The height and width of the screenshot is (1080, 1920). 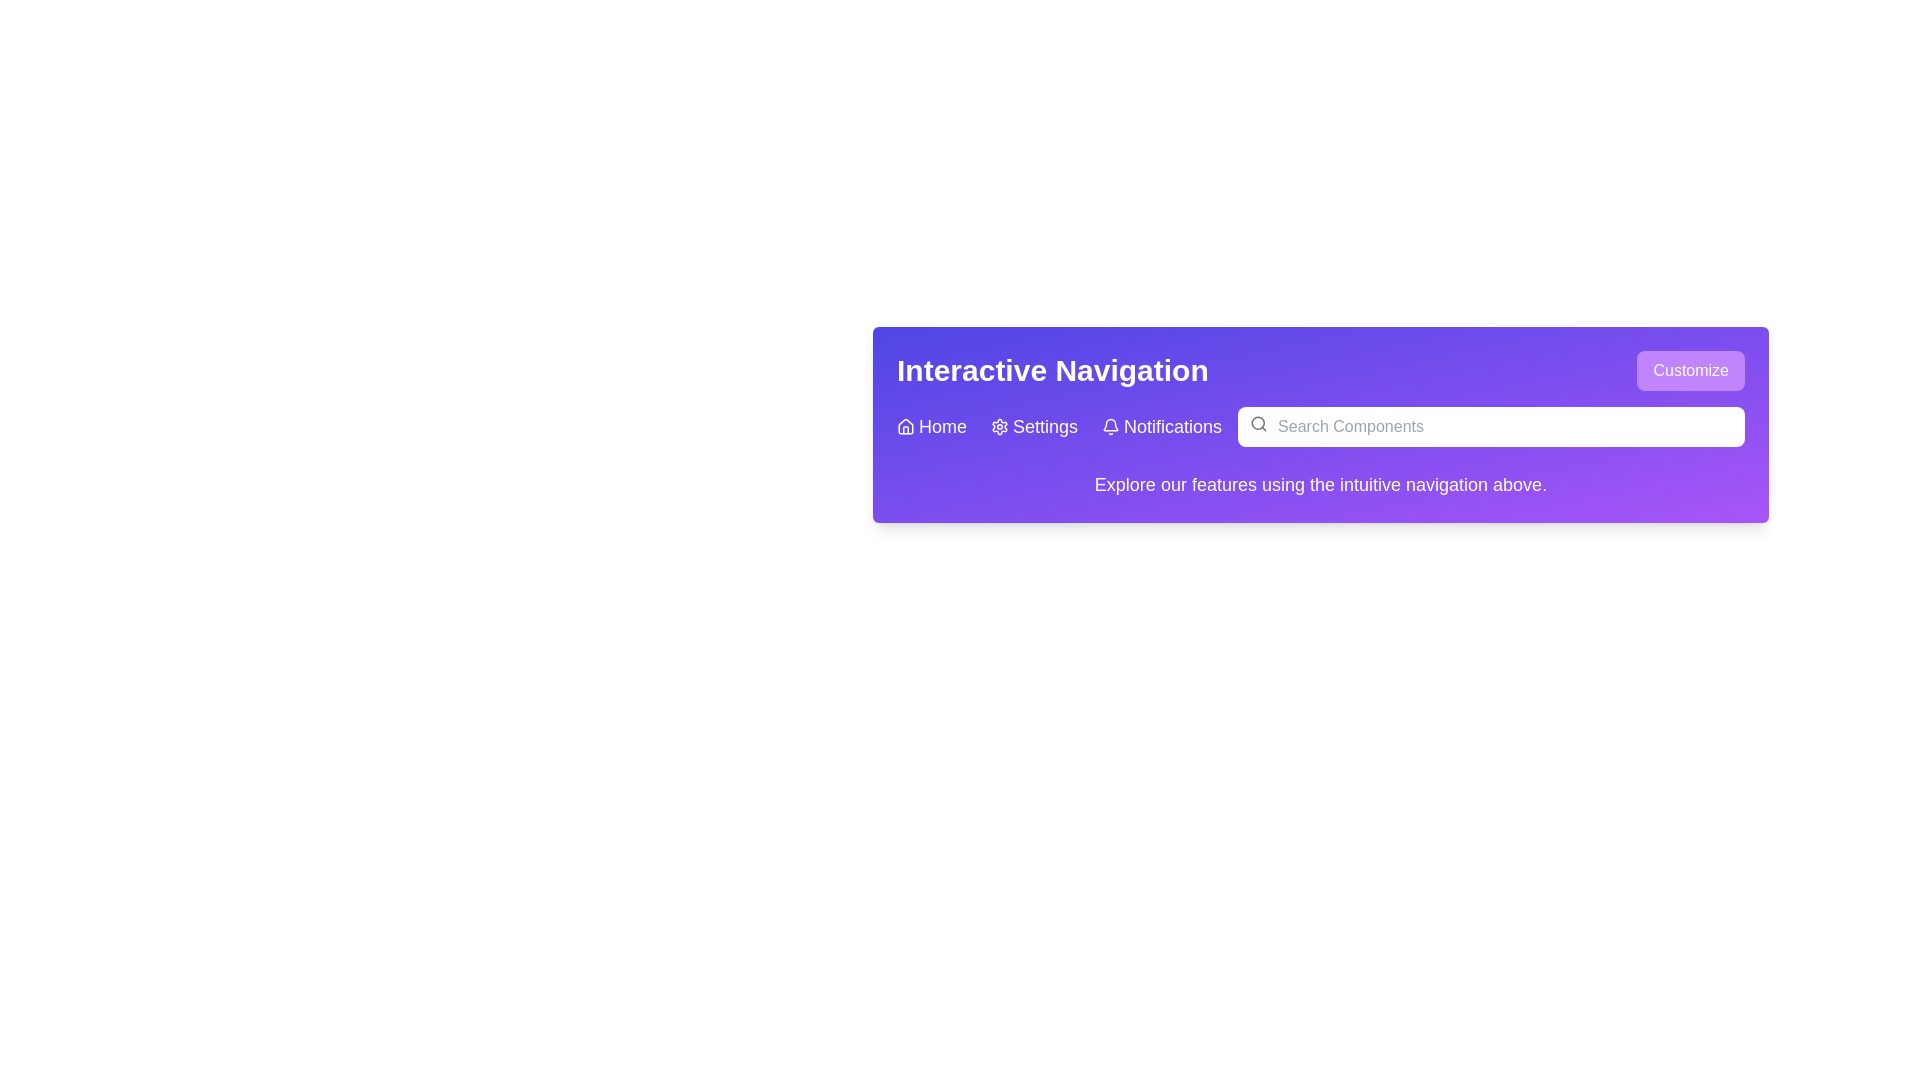 I want to click on the Header or Banner displaying 'Interactive Navigation', so click(x=1320, y=423).